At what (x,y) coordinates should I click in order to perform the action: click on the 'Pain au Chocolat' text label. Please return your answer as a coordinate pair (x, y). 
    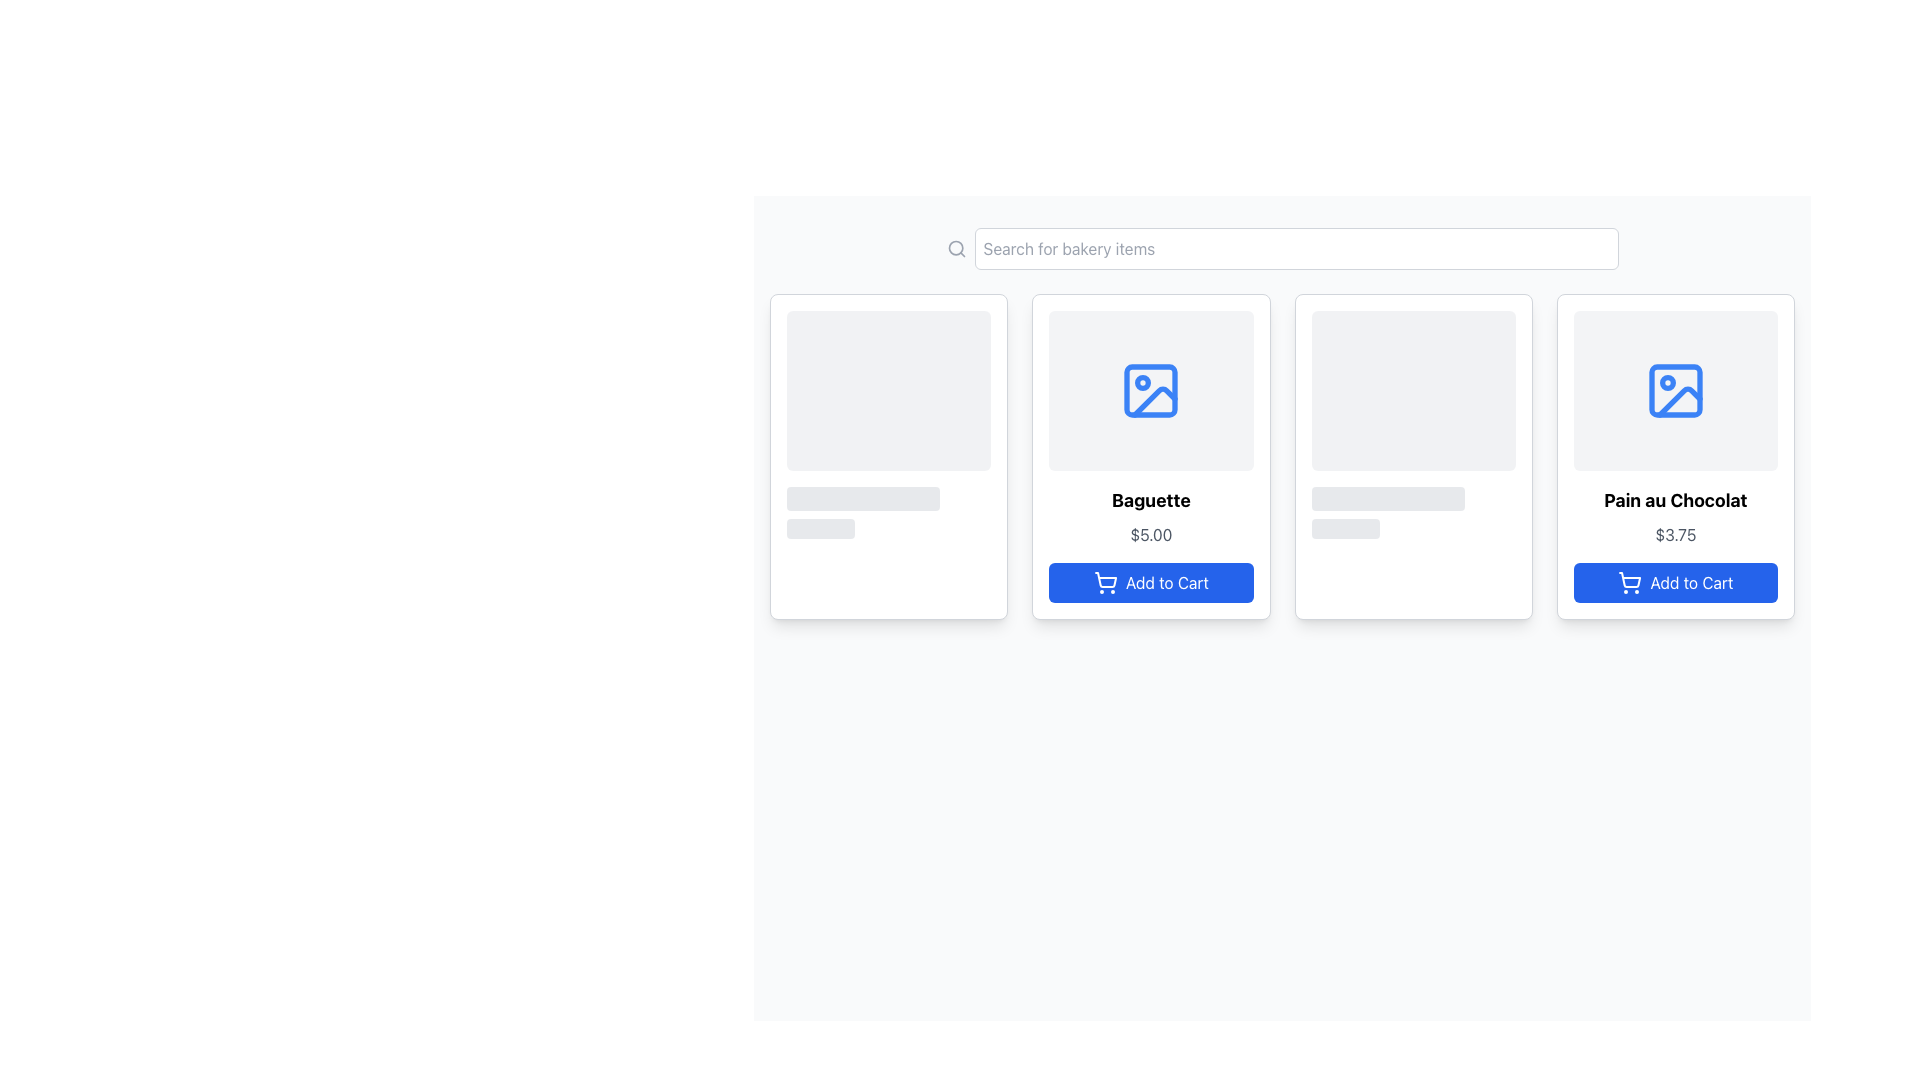
    Looking at the image, I should click on (1675, 500).